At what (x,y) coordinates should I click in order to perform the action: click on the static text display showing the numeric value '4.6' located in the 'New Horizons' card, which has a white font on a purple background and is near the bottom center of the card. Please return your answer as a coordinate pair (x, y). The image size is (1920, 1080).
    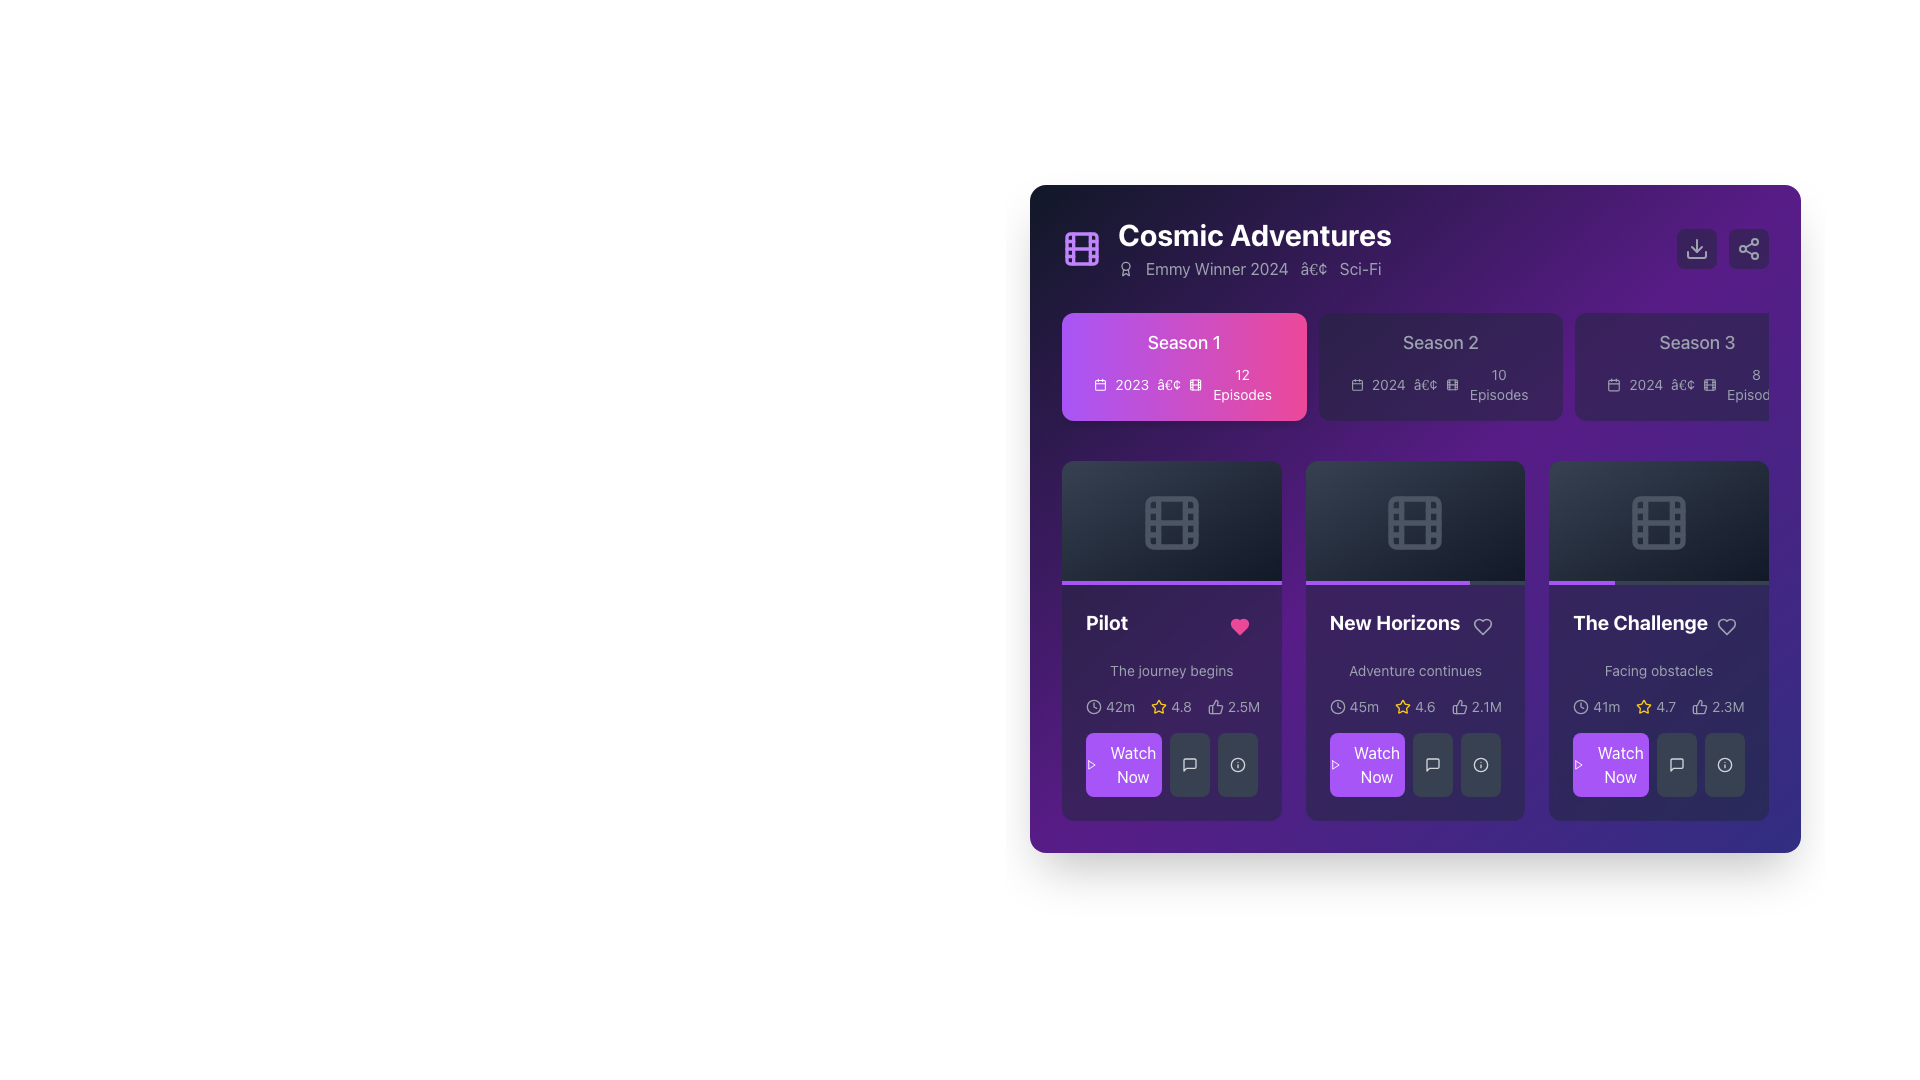
    Looking at the image, I should click on (1424, 705).